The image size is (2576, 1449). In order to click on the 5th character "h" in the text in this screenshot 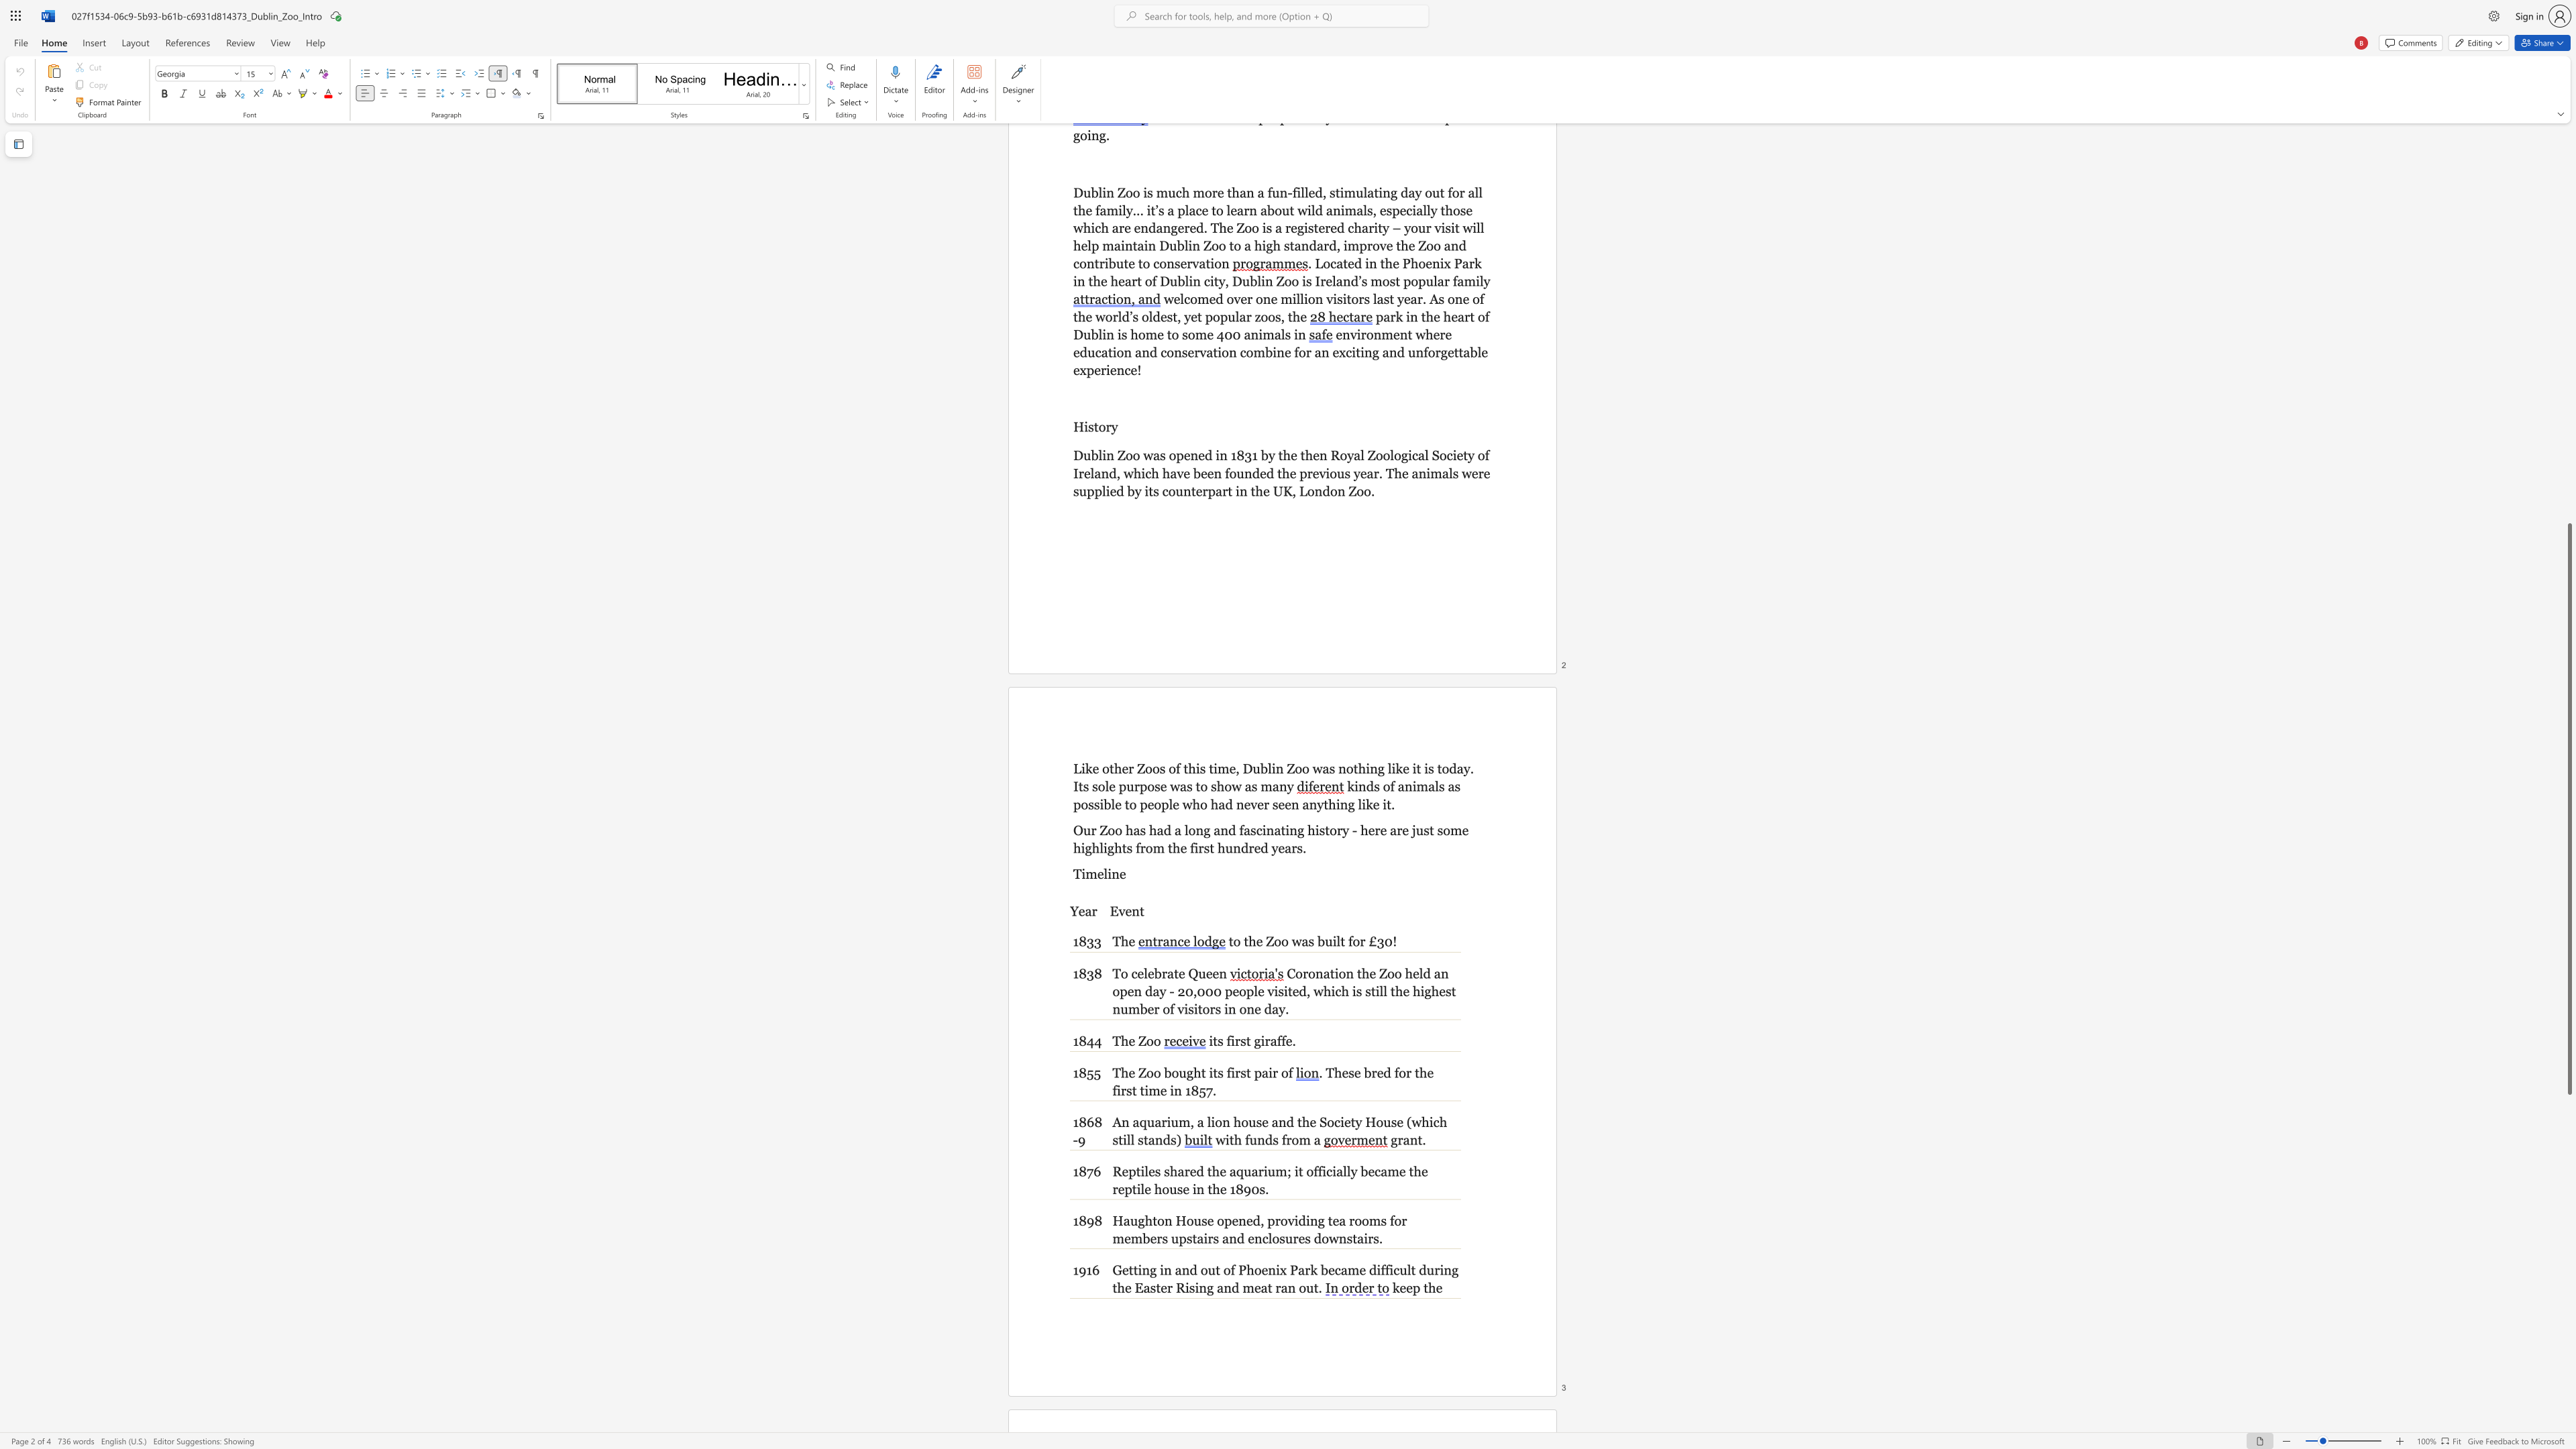, I will do `click(1076, 847)`.